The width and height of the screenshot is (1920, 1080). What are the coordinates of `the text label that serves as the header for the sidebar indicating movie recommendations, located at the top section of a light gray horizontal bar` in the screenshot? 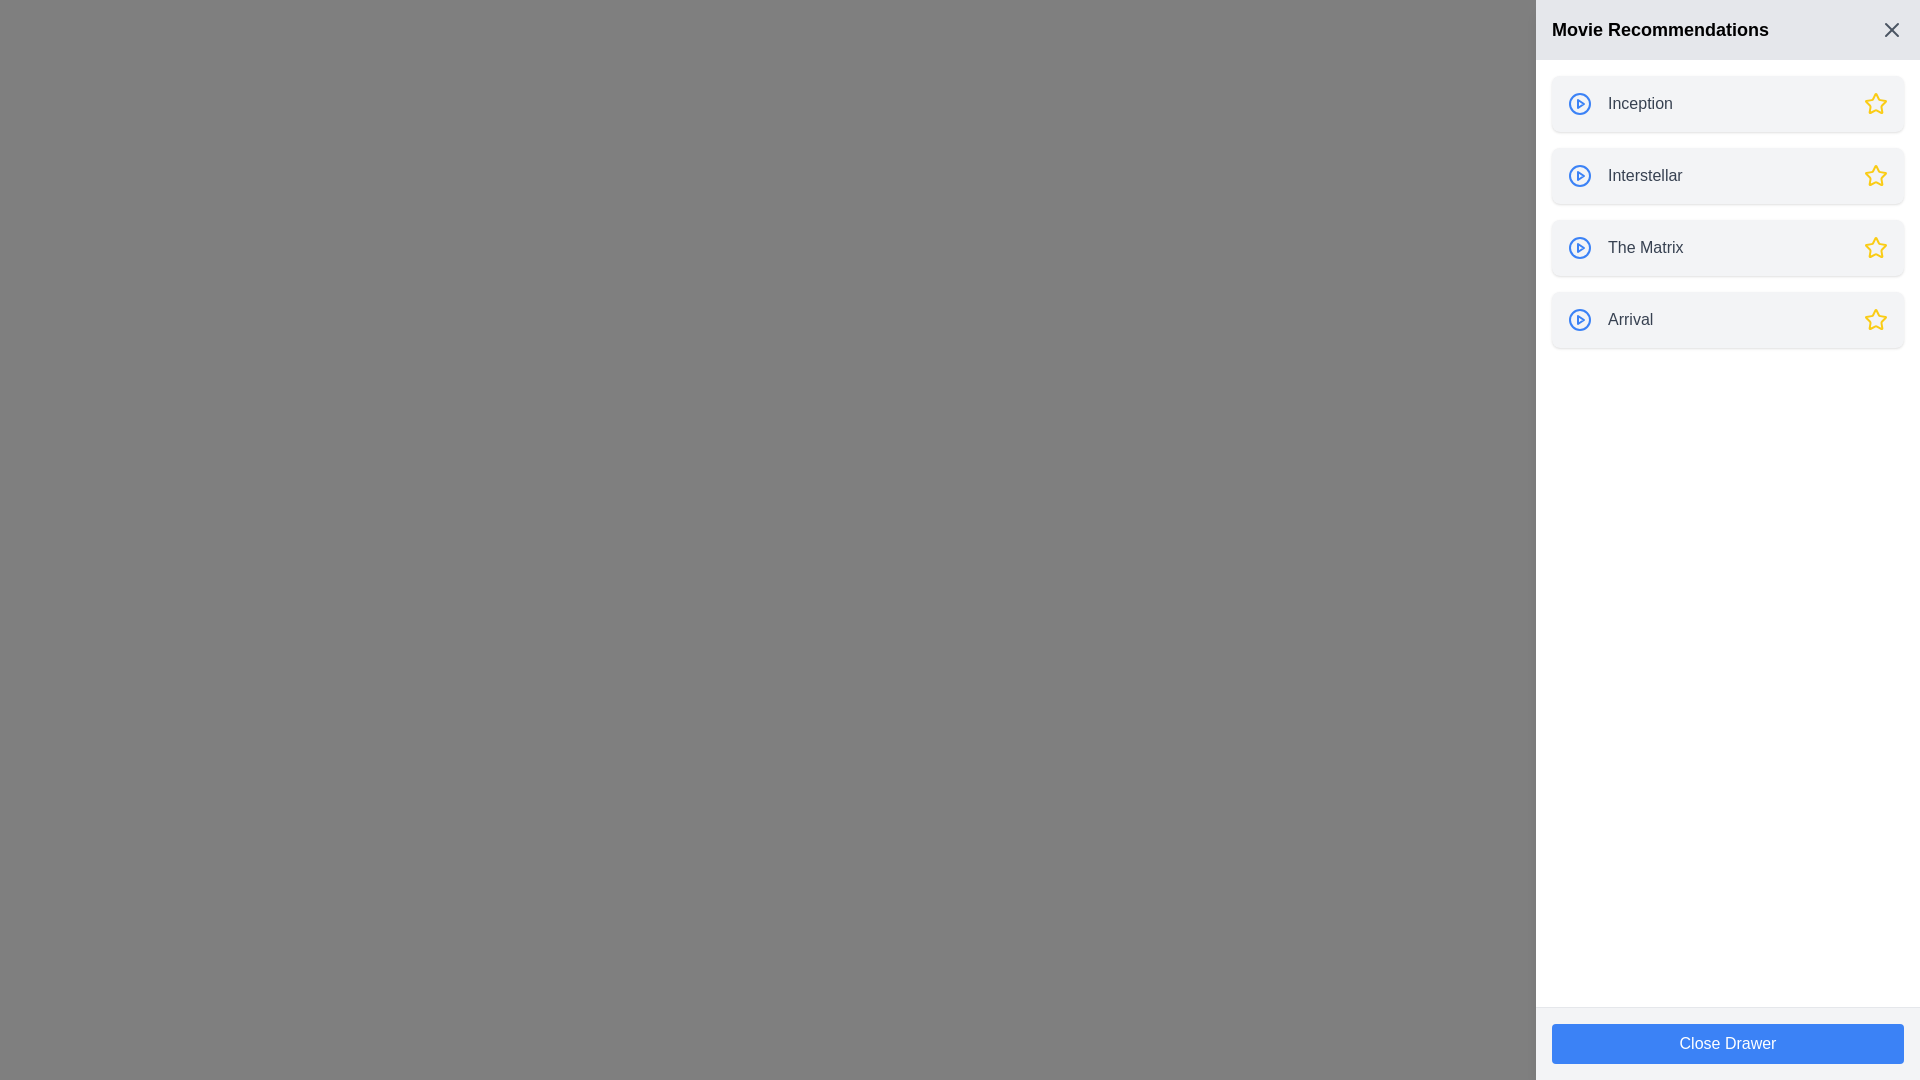 It's located at (1660, 30).